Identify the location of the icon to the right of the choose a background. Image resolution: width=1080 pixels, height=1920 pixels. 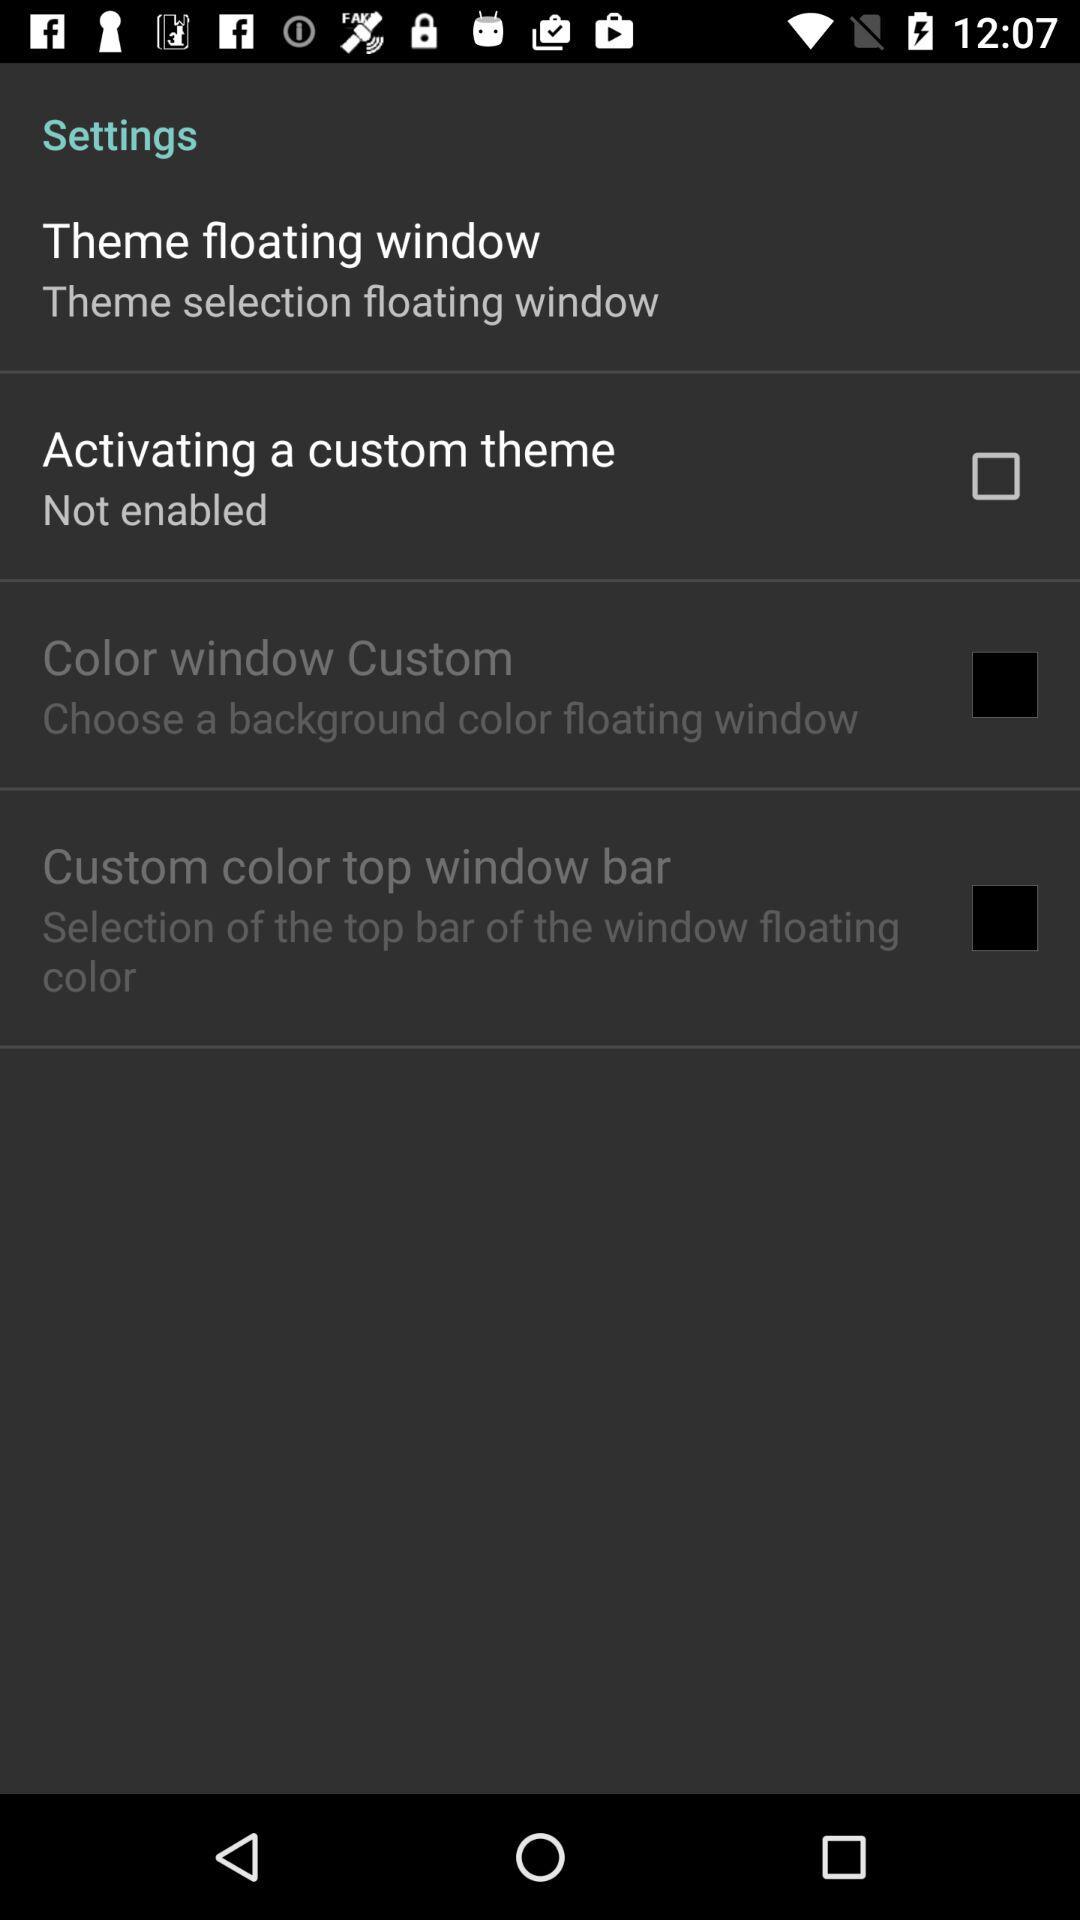
(1005, 684).